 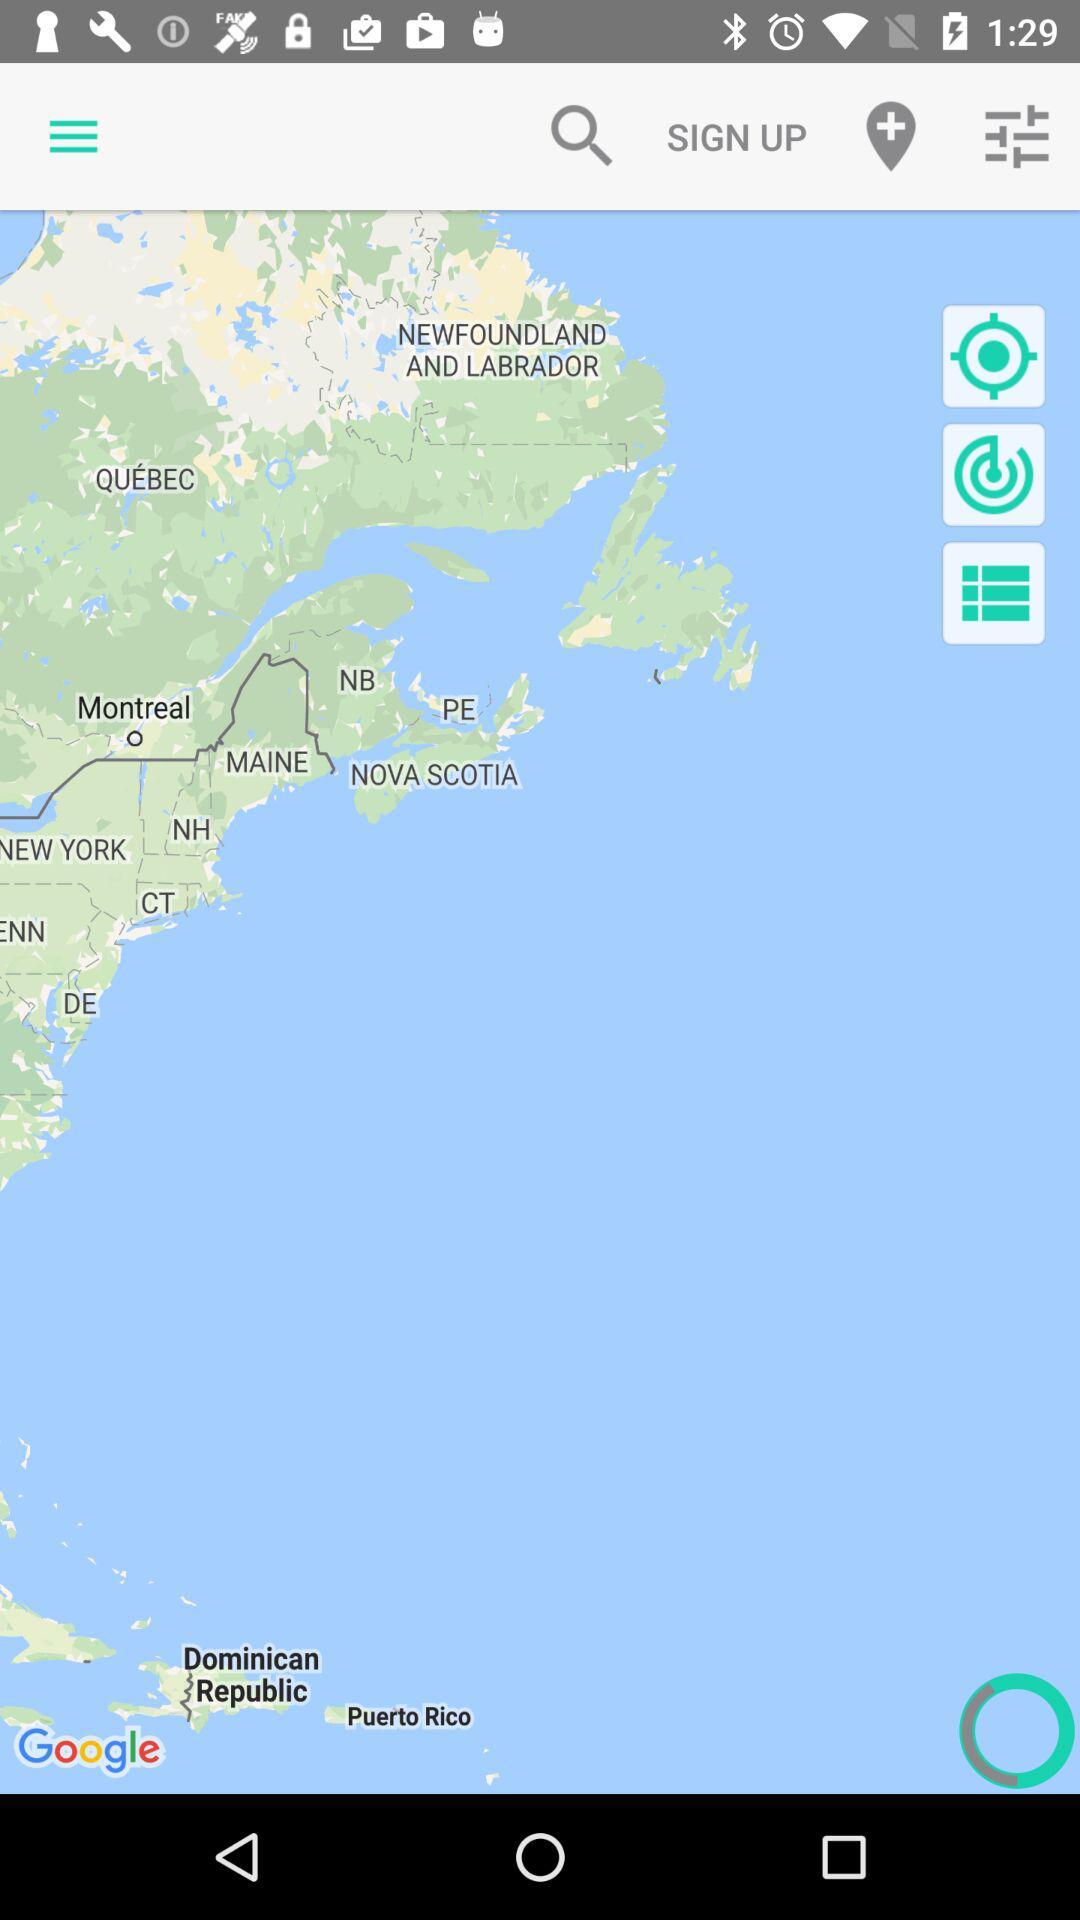 What do you see at coordinates (993, 356) in the screenshot?
I see `search for location` at bounding box center [993, 356].